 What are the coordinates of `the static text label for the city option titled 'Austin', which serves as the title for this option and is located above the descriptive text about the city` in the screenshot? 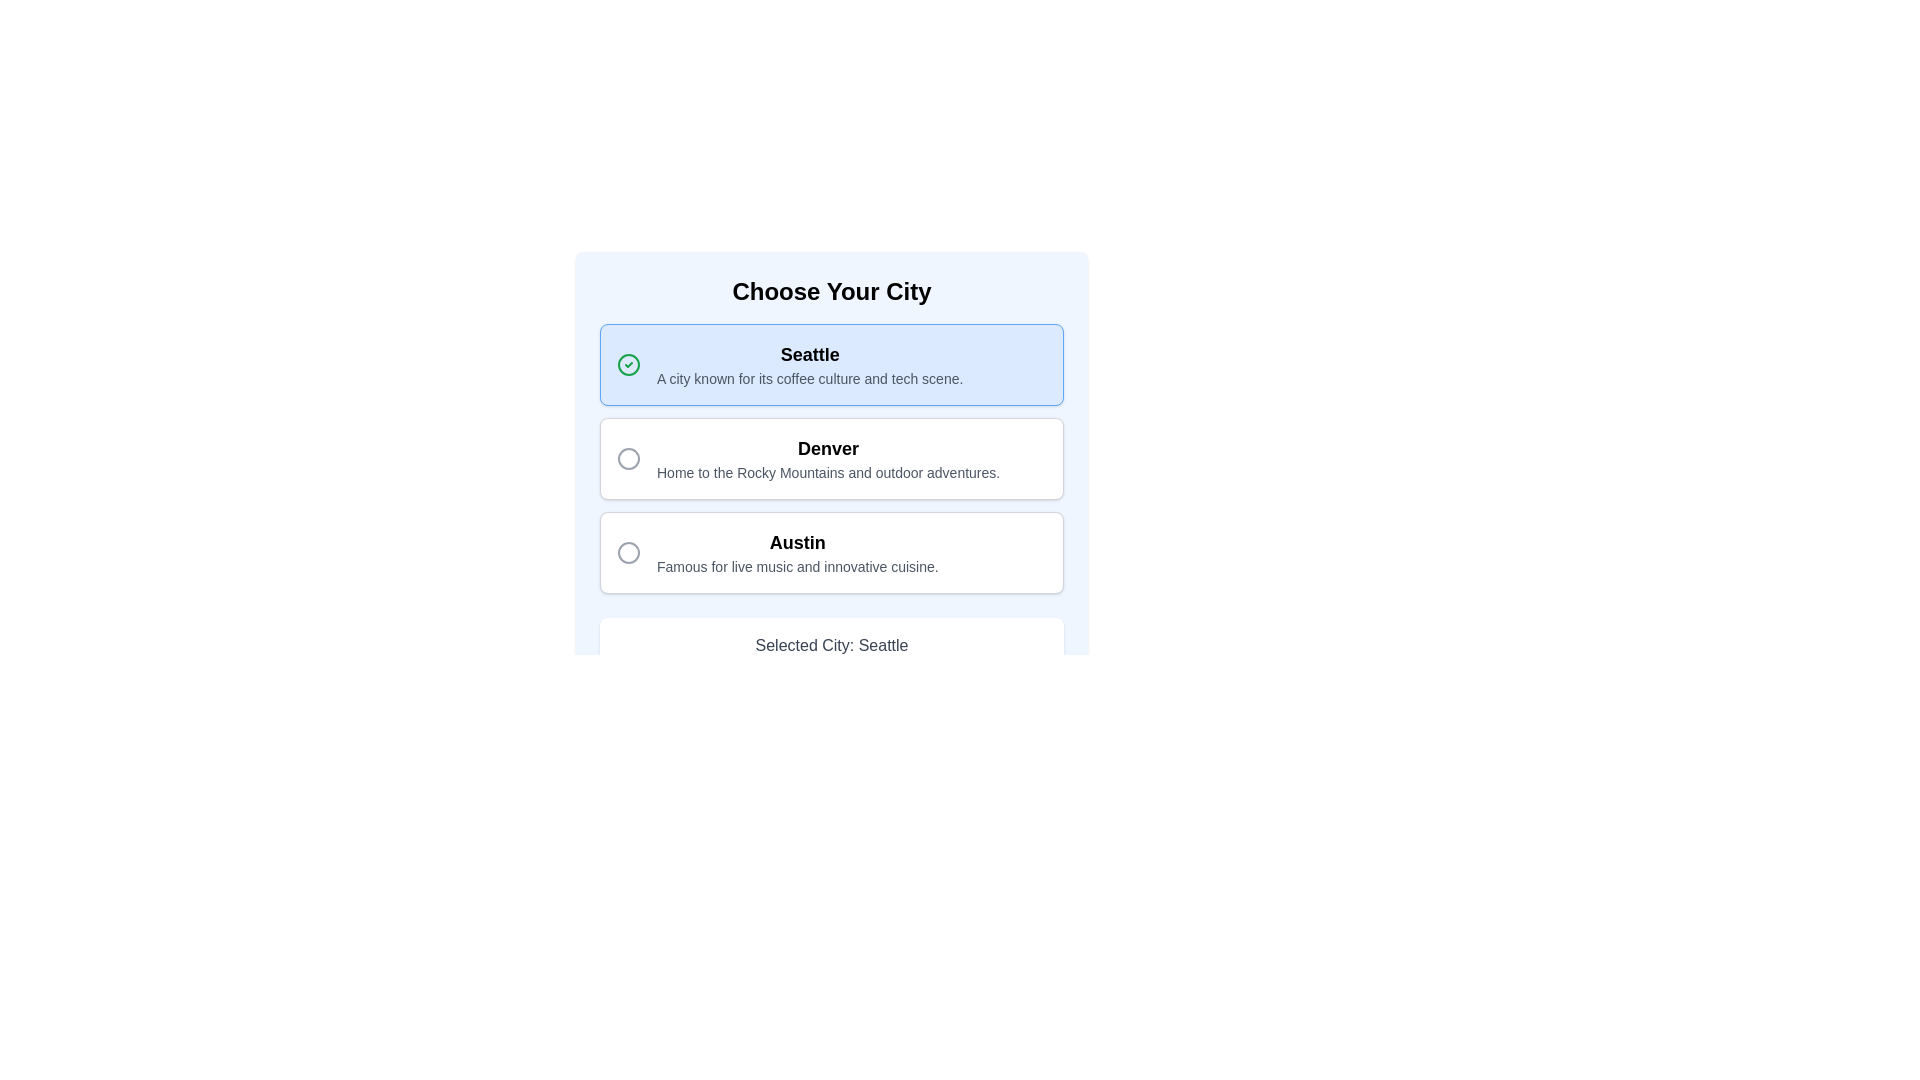 It's located at (796, 543).